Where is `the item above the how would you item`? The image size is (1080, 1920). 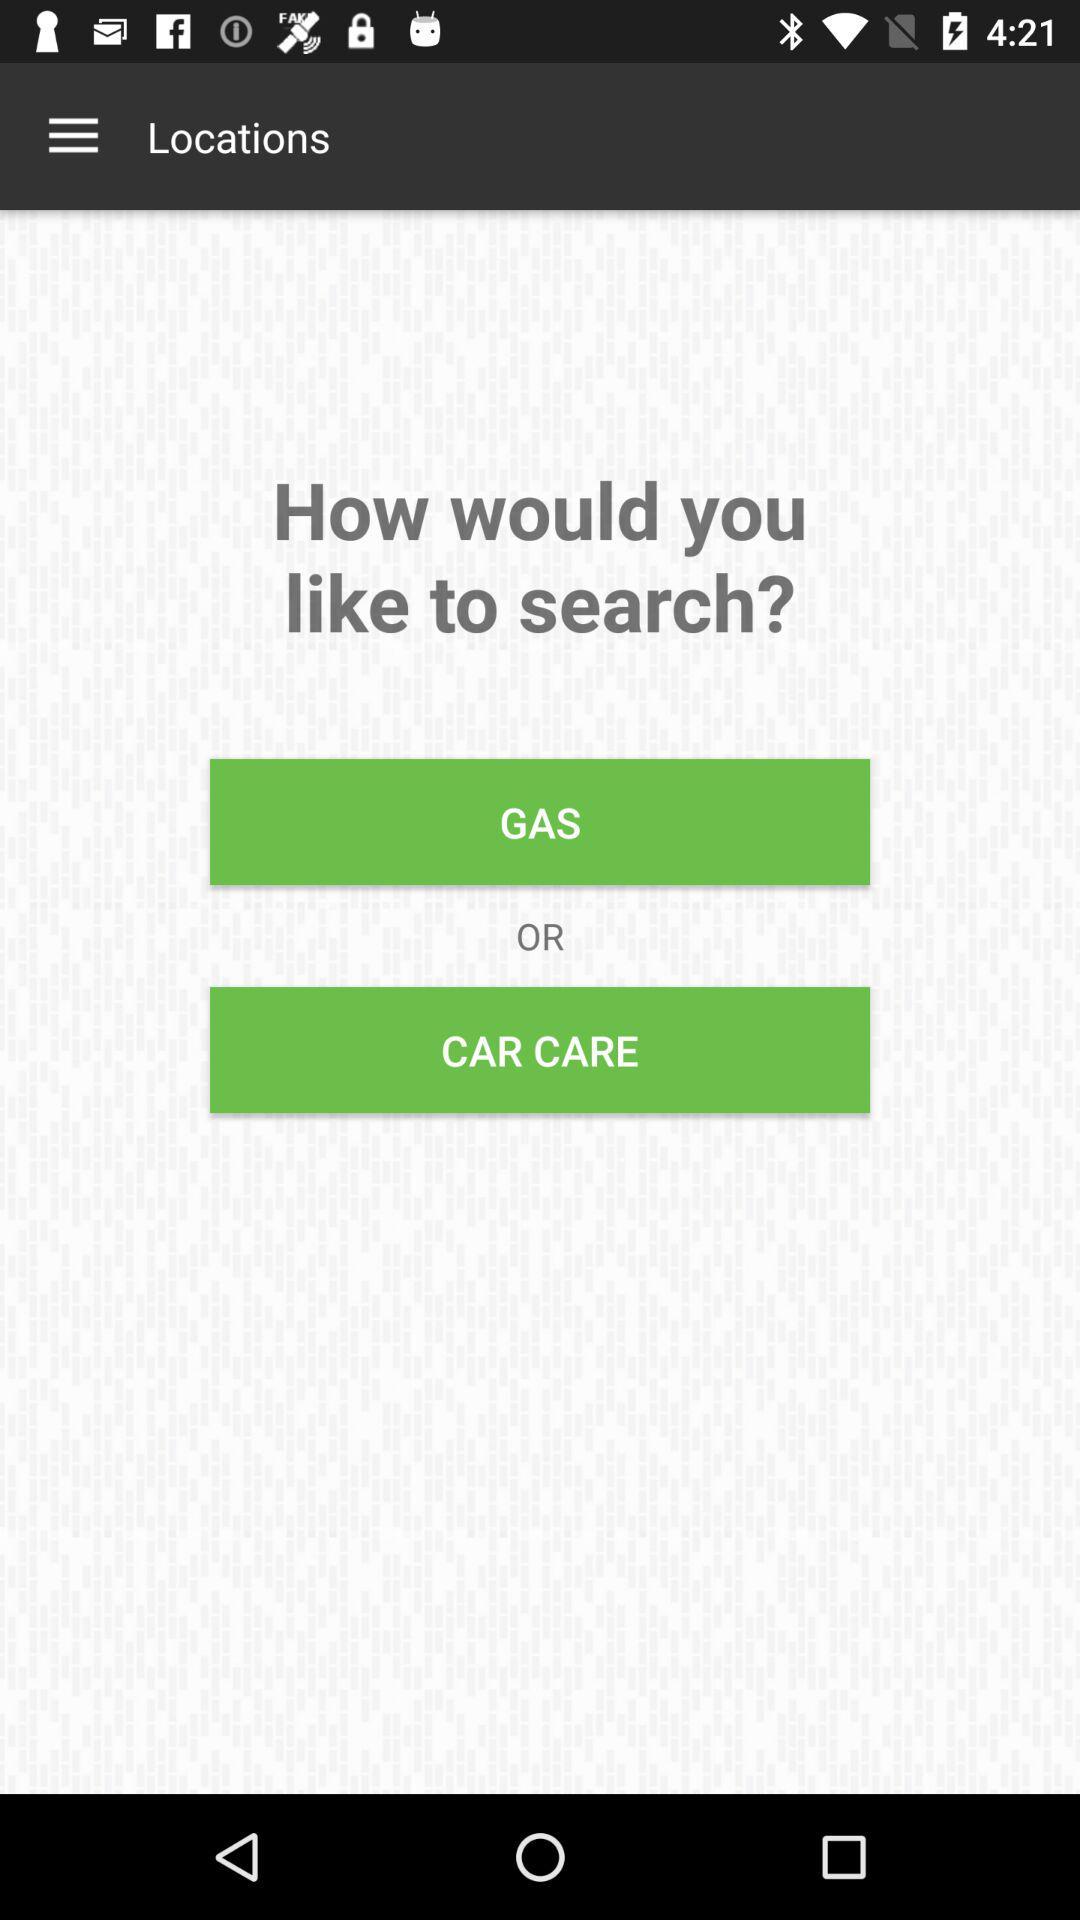
the item above the how would you item is located at coordinates (237, 135).